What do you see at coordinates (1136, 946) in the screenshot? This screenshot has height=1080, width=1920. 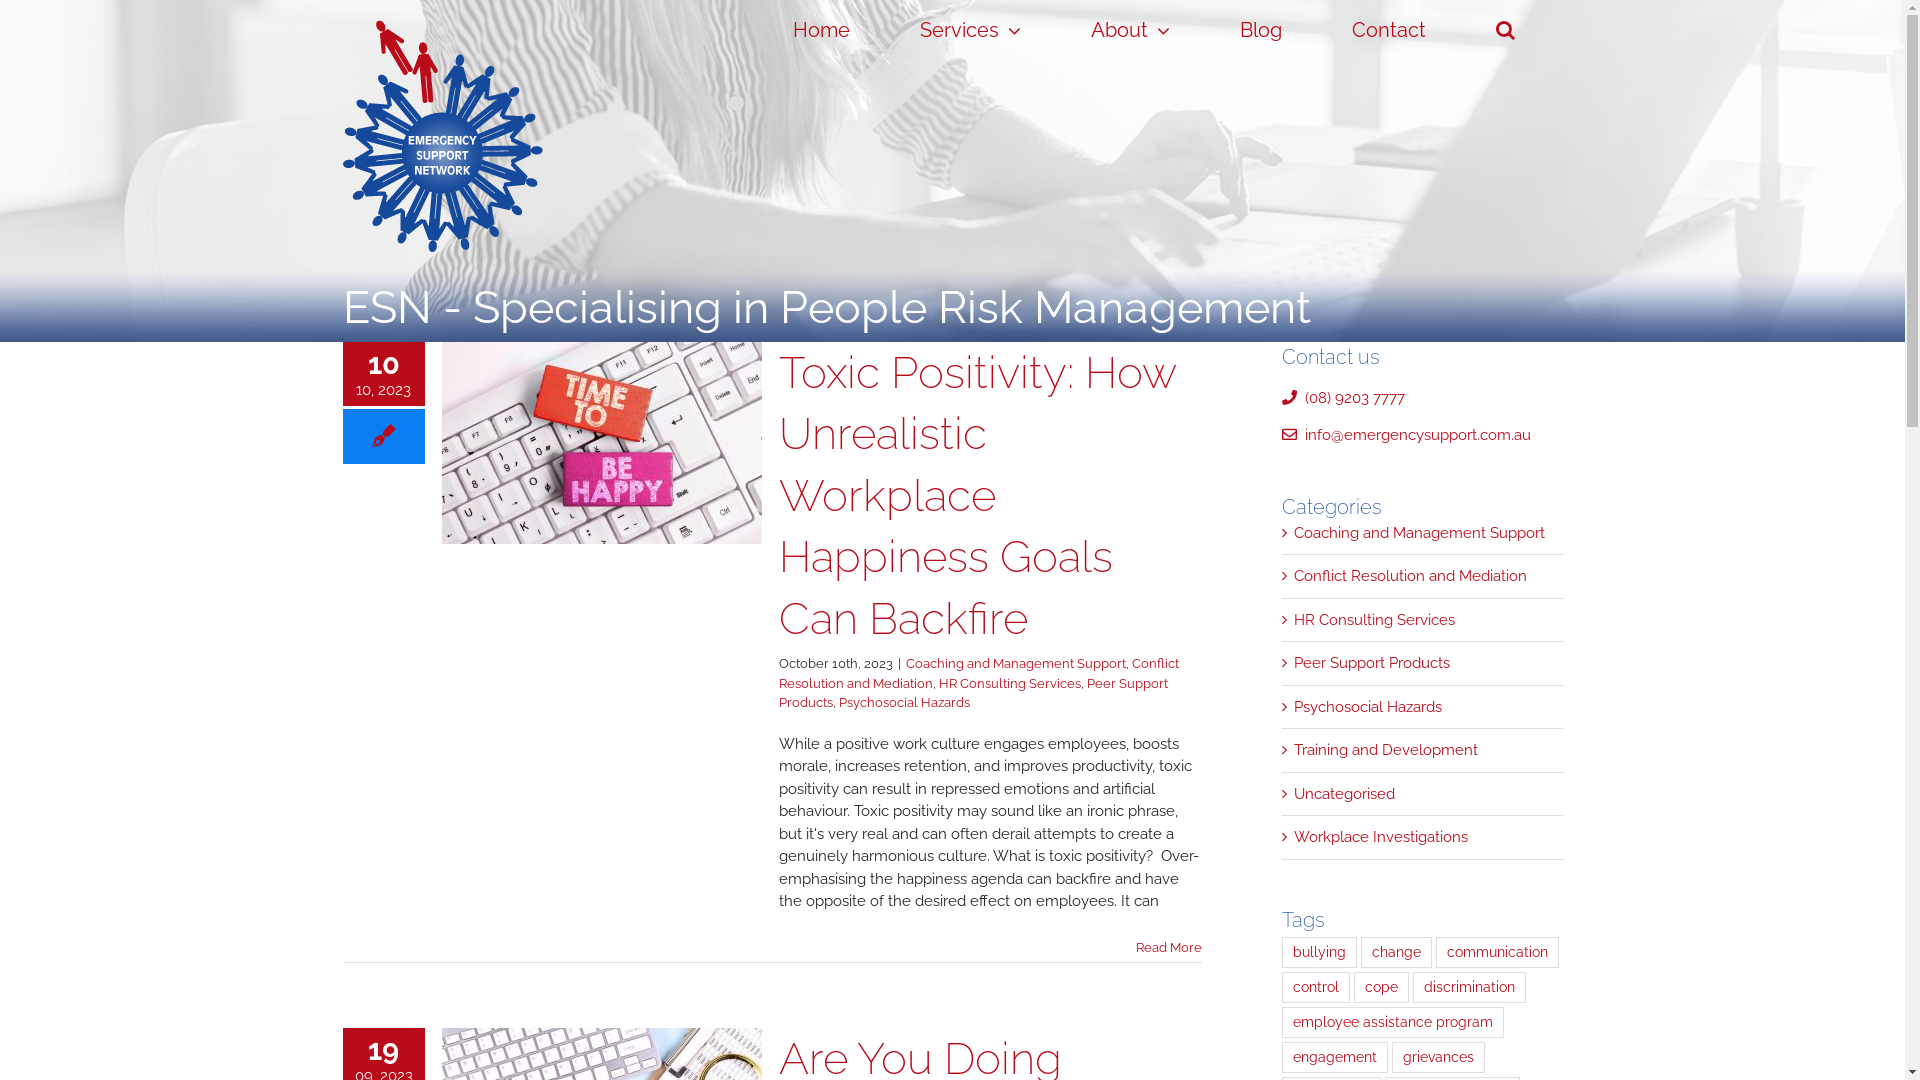 I see `'Read More'` at bounding box center [1136, 946].